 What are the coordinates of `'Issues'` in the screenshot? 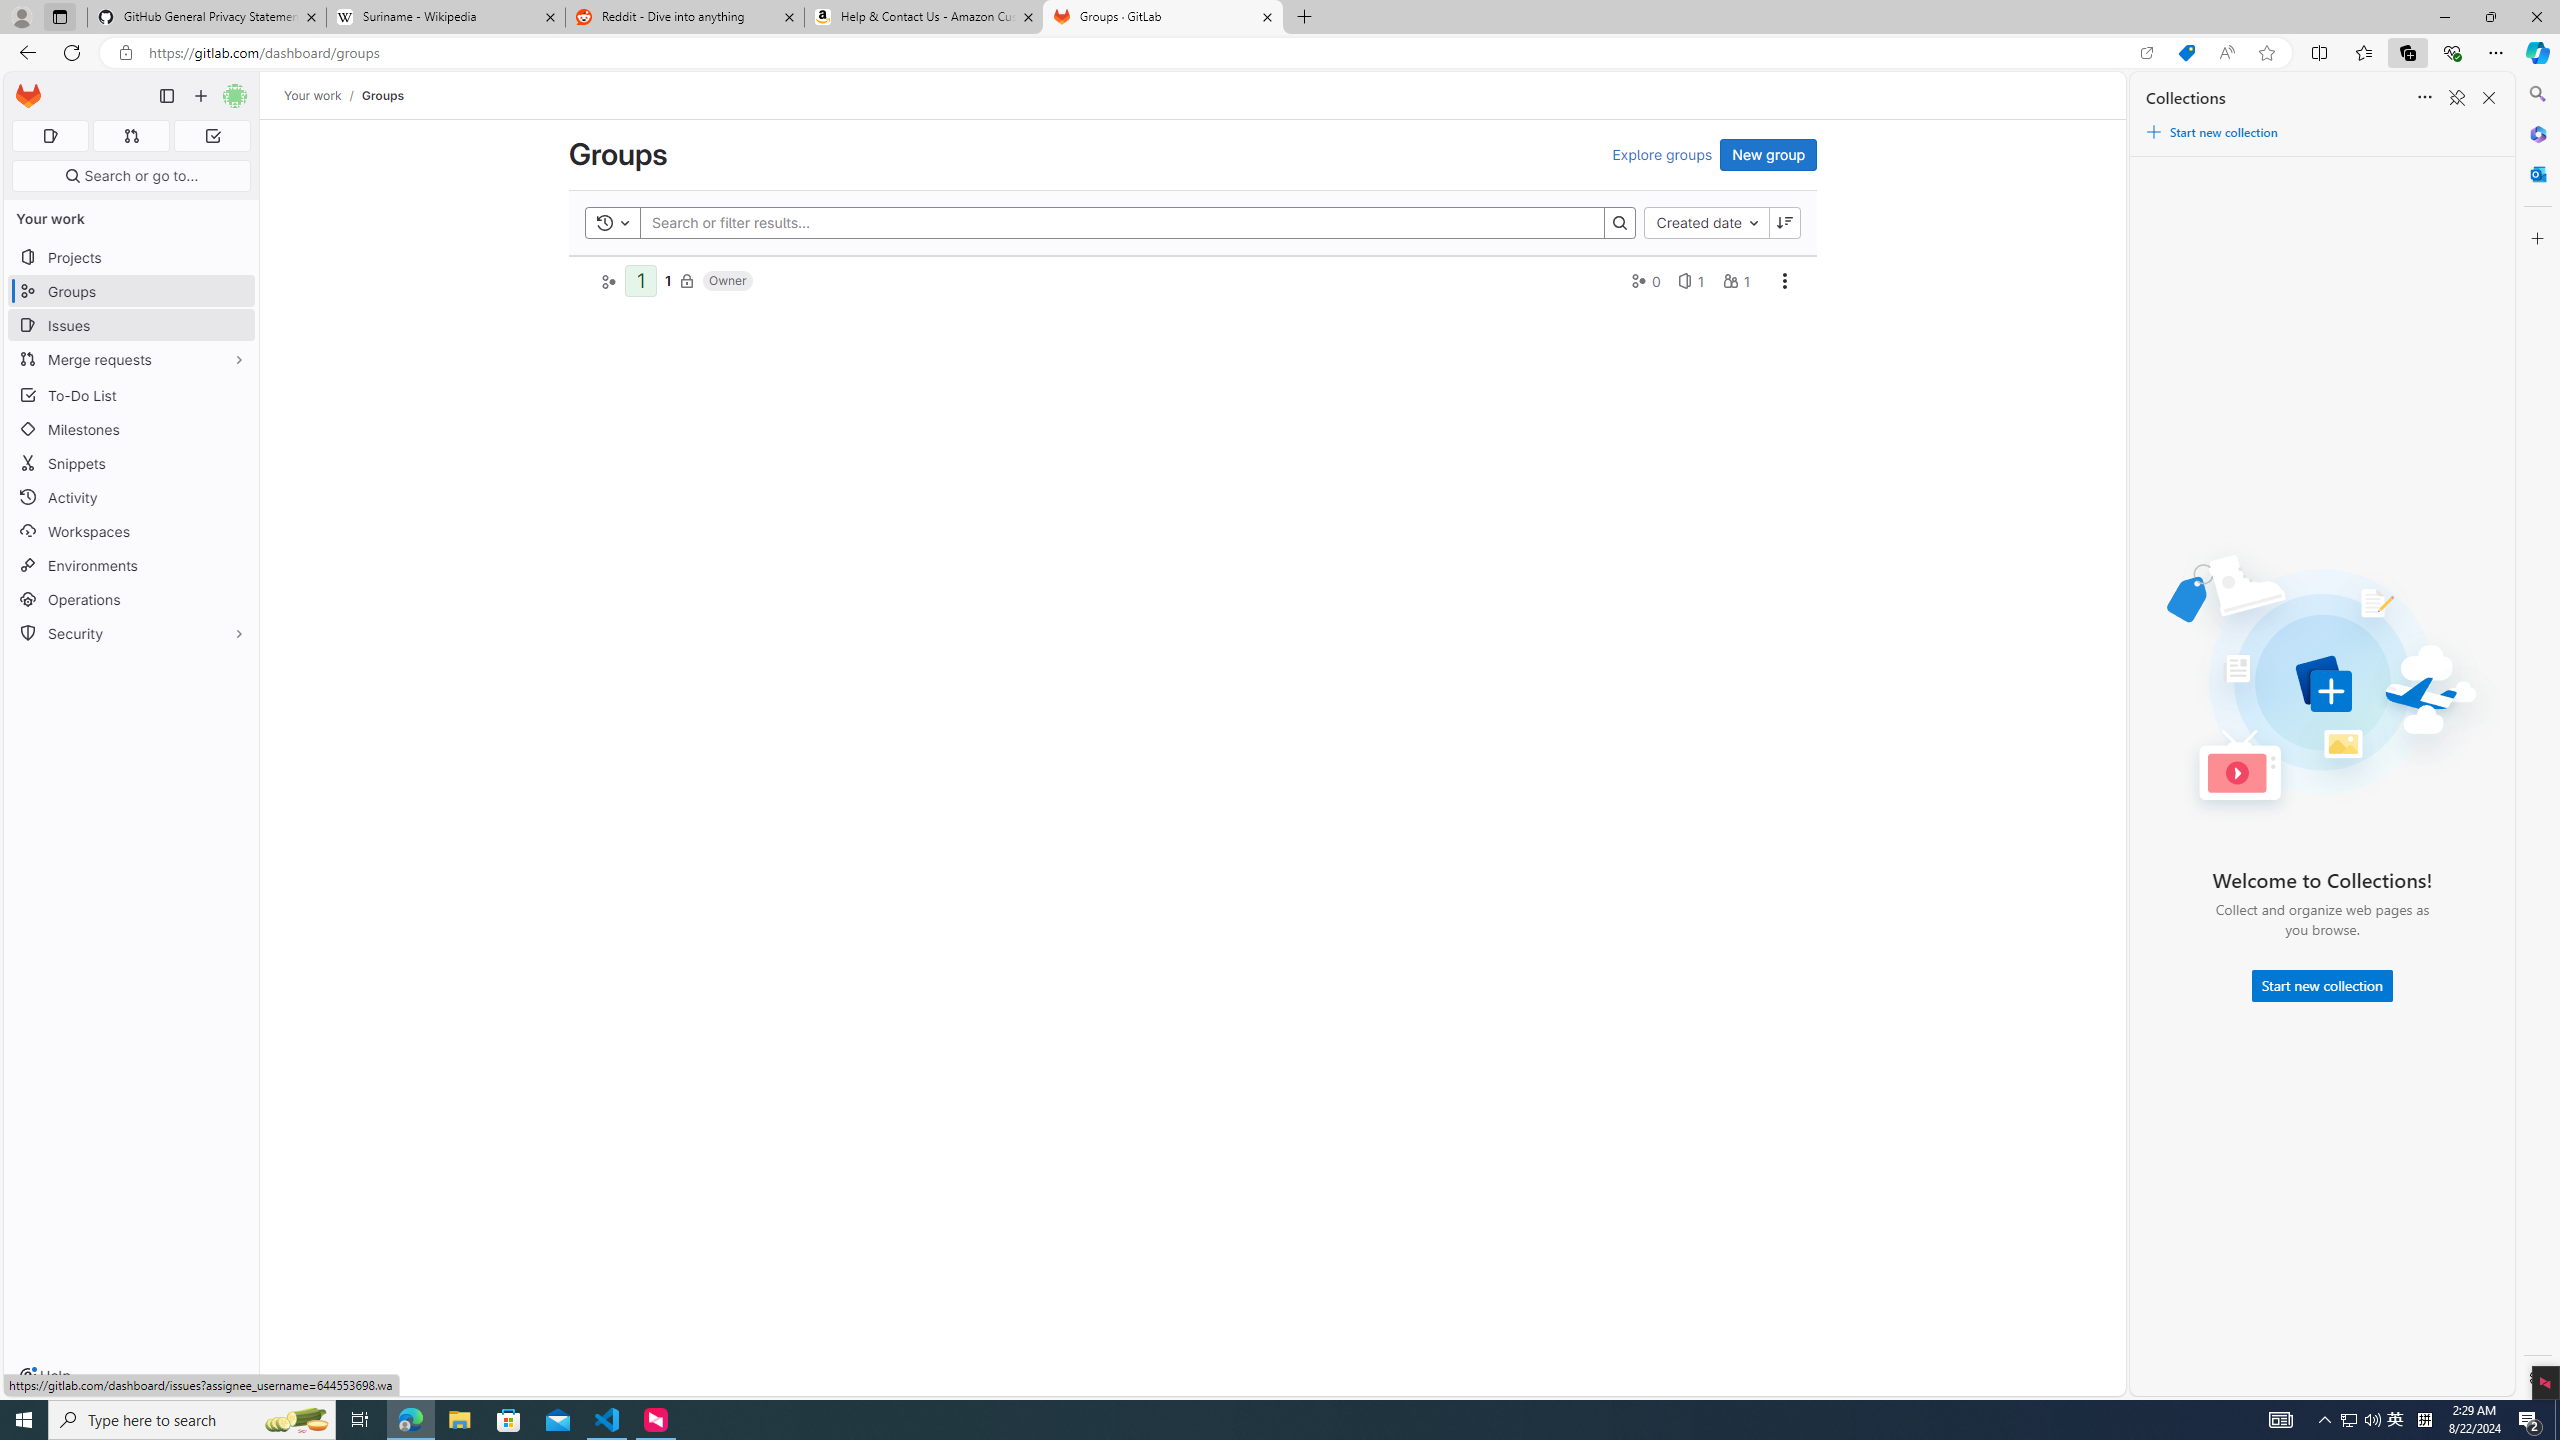 It's located at (130, 325).